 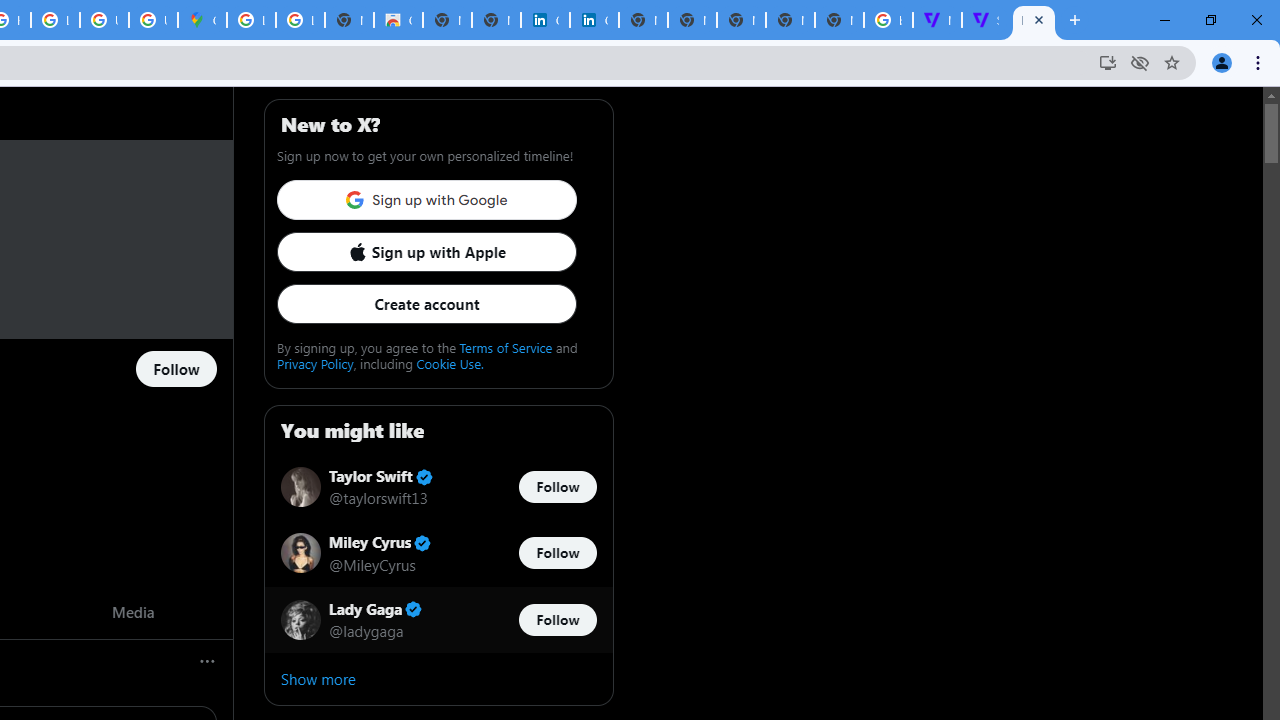 What do you see at coordinates (448, 363) in the screenshot?
I see `'Cookie Use.'` at bounding box center [448, 363].